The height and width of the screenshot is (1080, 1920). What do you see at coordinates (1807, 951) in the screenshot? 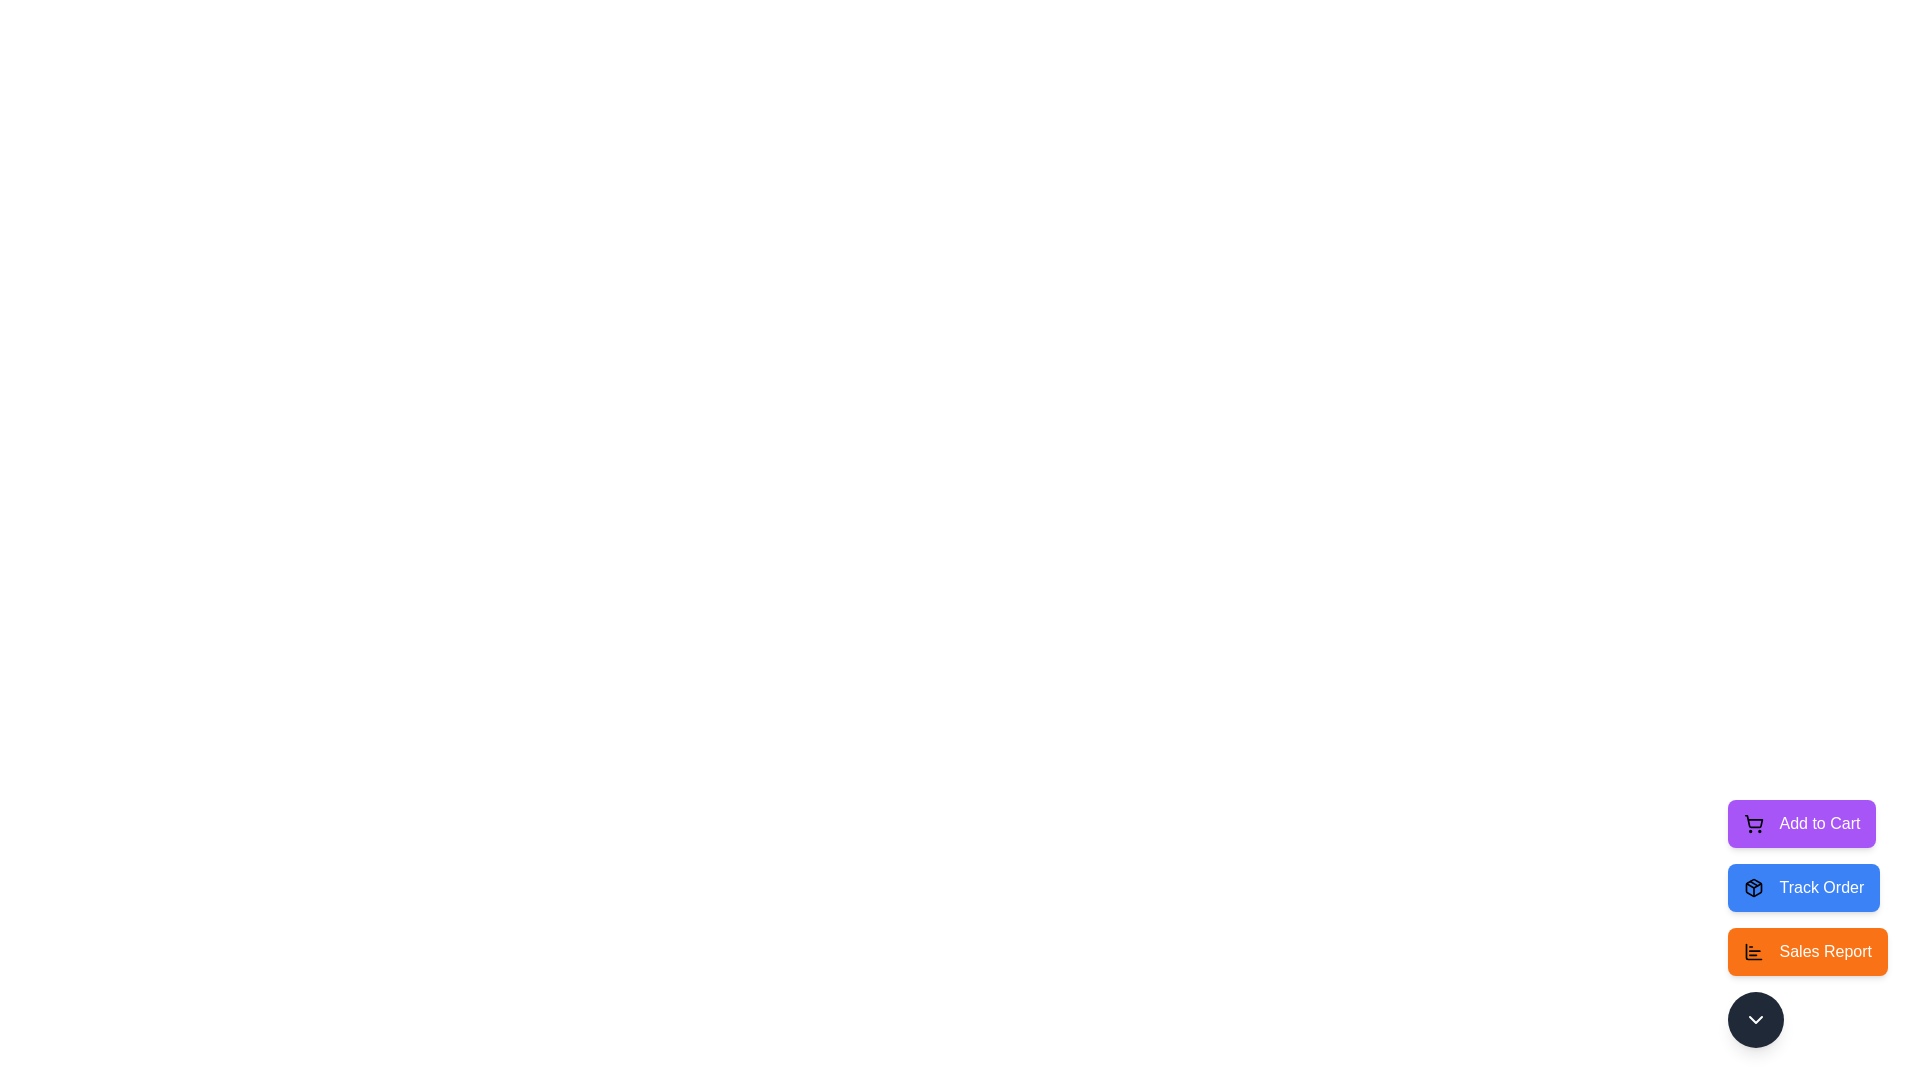
I see `the 'Sales Report' button` at bounding box center [1807, 951].